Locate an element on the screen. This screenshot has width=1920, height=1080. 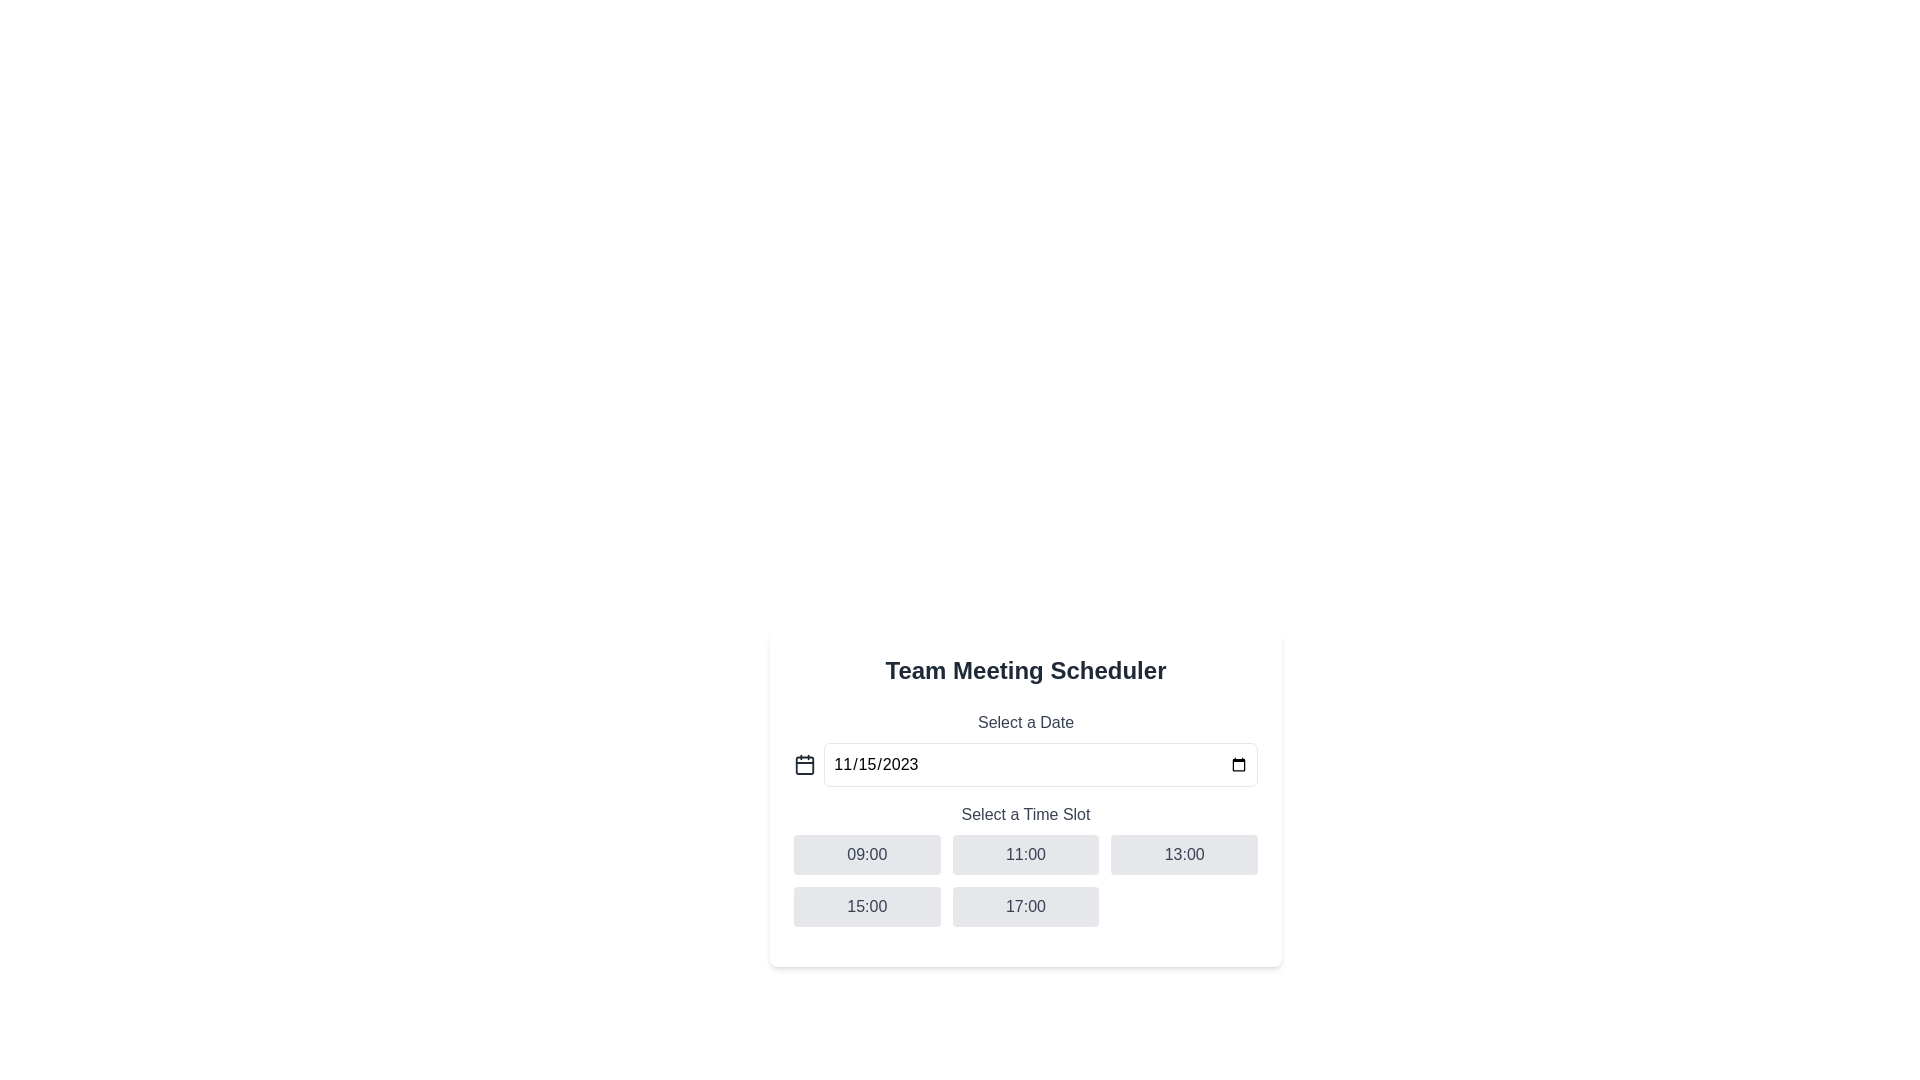
the button for selecting the '11:00' time slot in the scheduling interface is located at coordinates (1026, 855).